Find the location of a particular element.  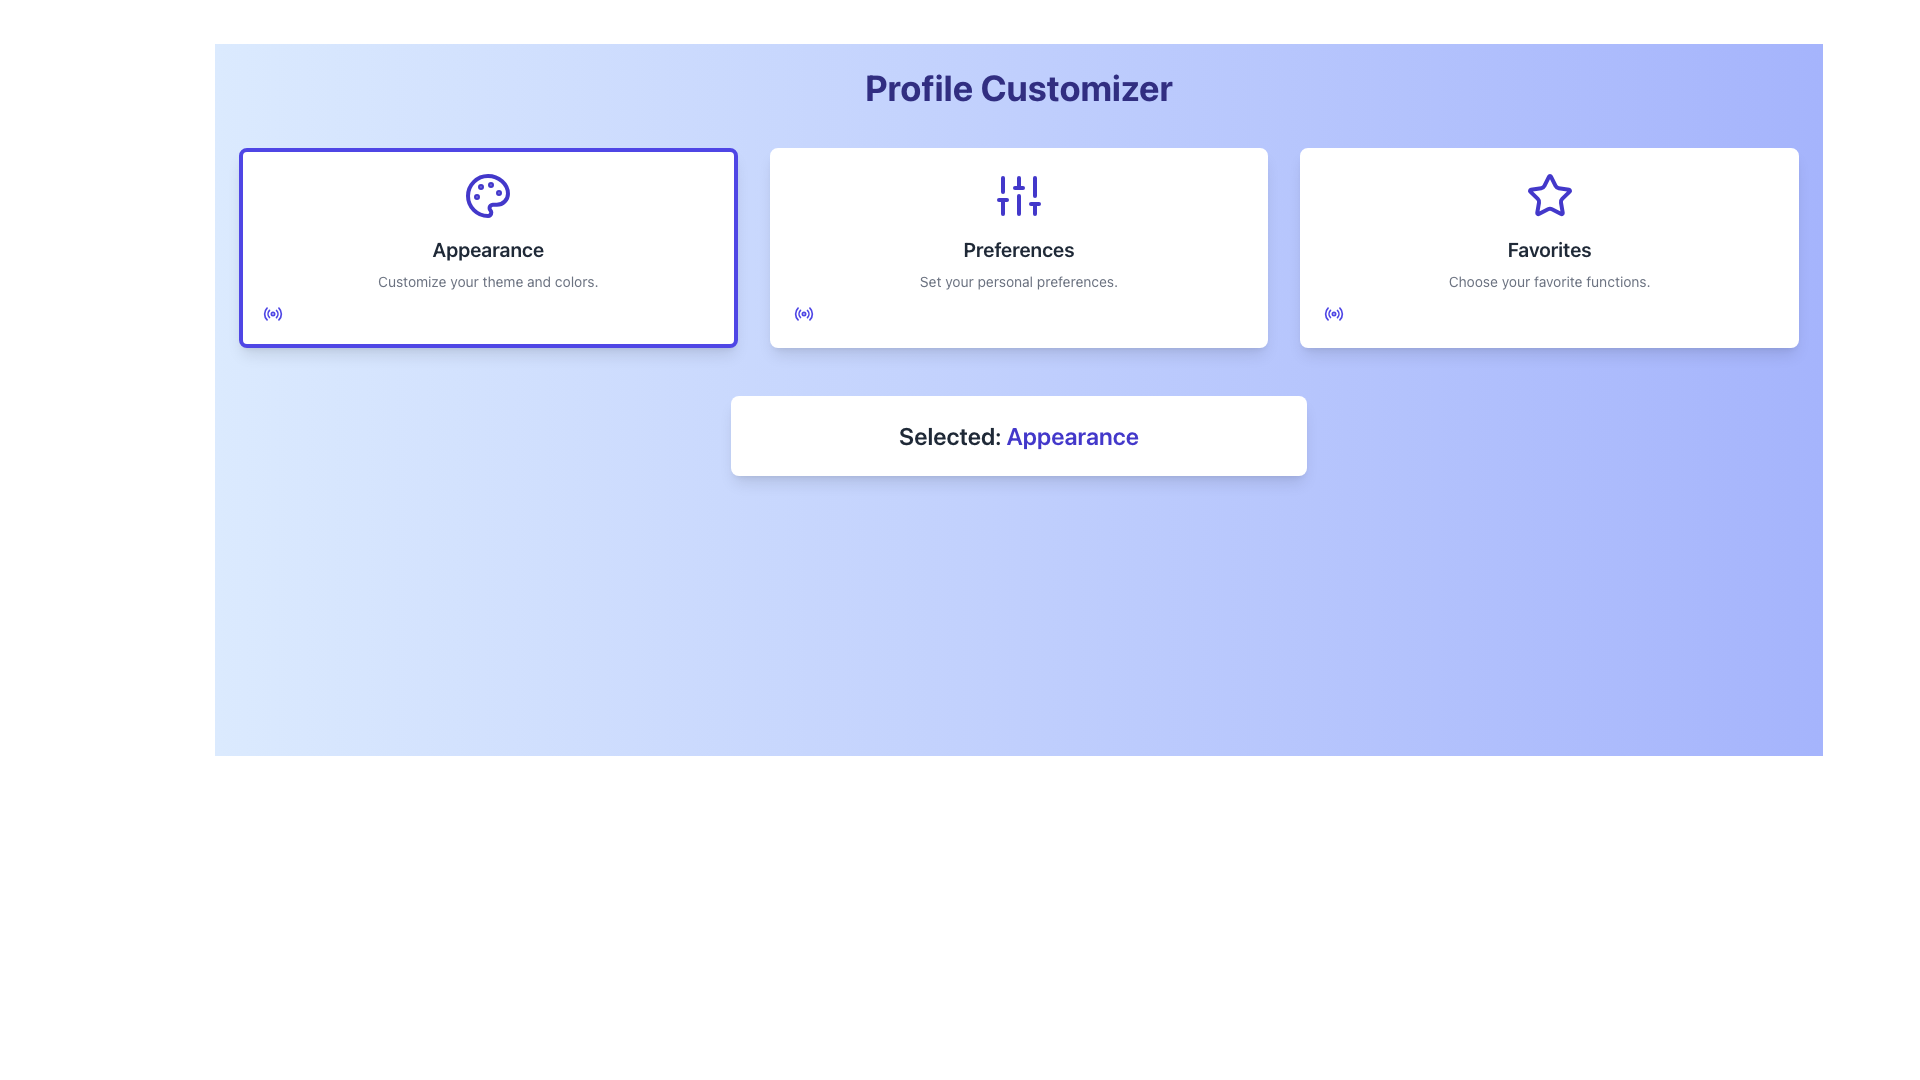

Card Title Text labeled 'Preferences', which is styled in large, bold font and located within a white card on a blue gradient background is located at coordinates (1018, 249).